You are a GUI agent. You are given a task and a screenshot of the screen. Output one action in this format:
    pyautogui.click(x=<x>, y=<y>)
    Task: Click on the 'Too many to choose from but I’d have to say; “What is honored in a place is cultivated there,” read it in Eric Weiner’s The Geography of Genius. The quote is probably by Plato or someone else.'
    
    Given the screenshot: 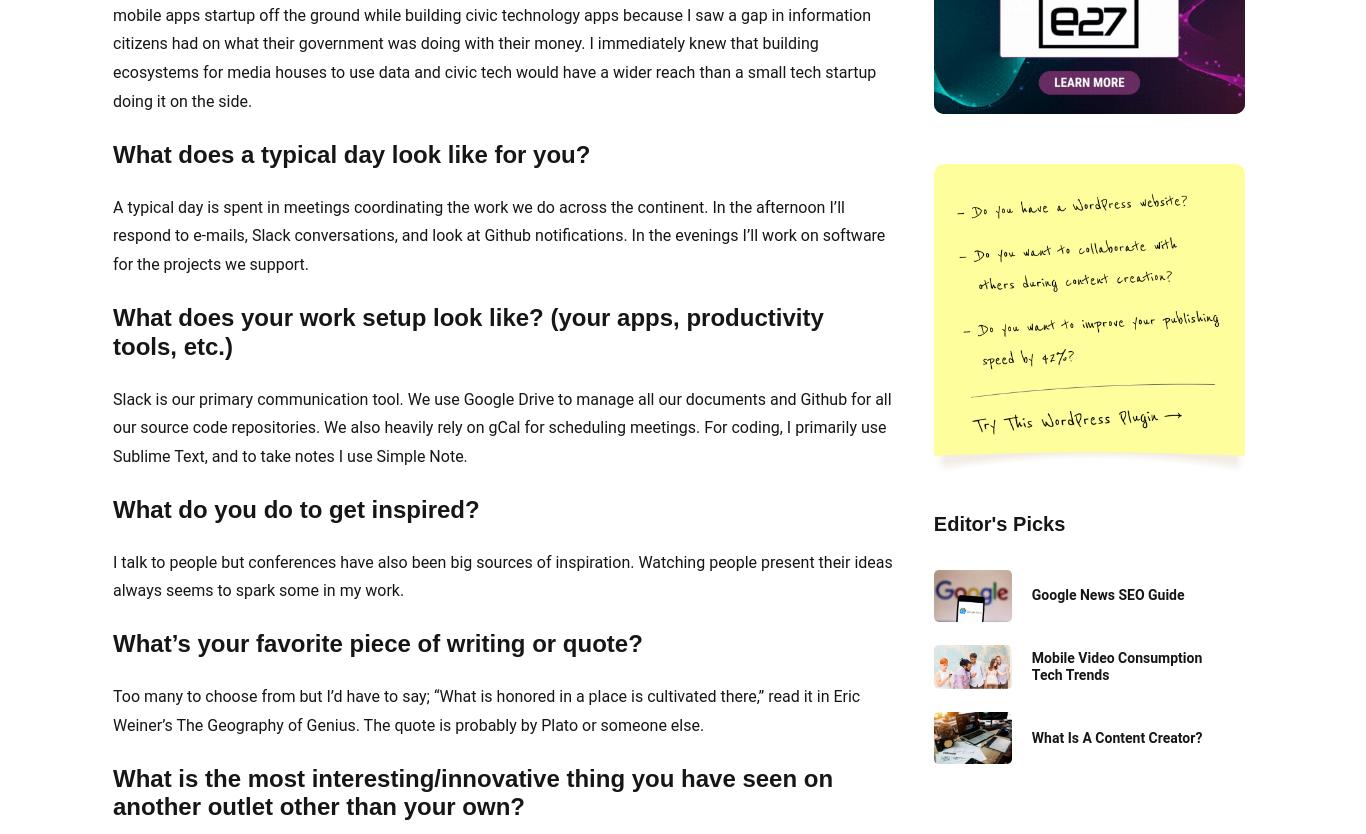 What is the action you would take?
    pyautogui.click(x=486, y=710)
    